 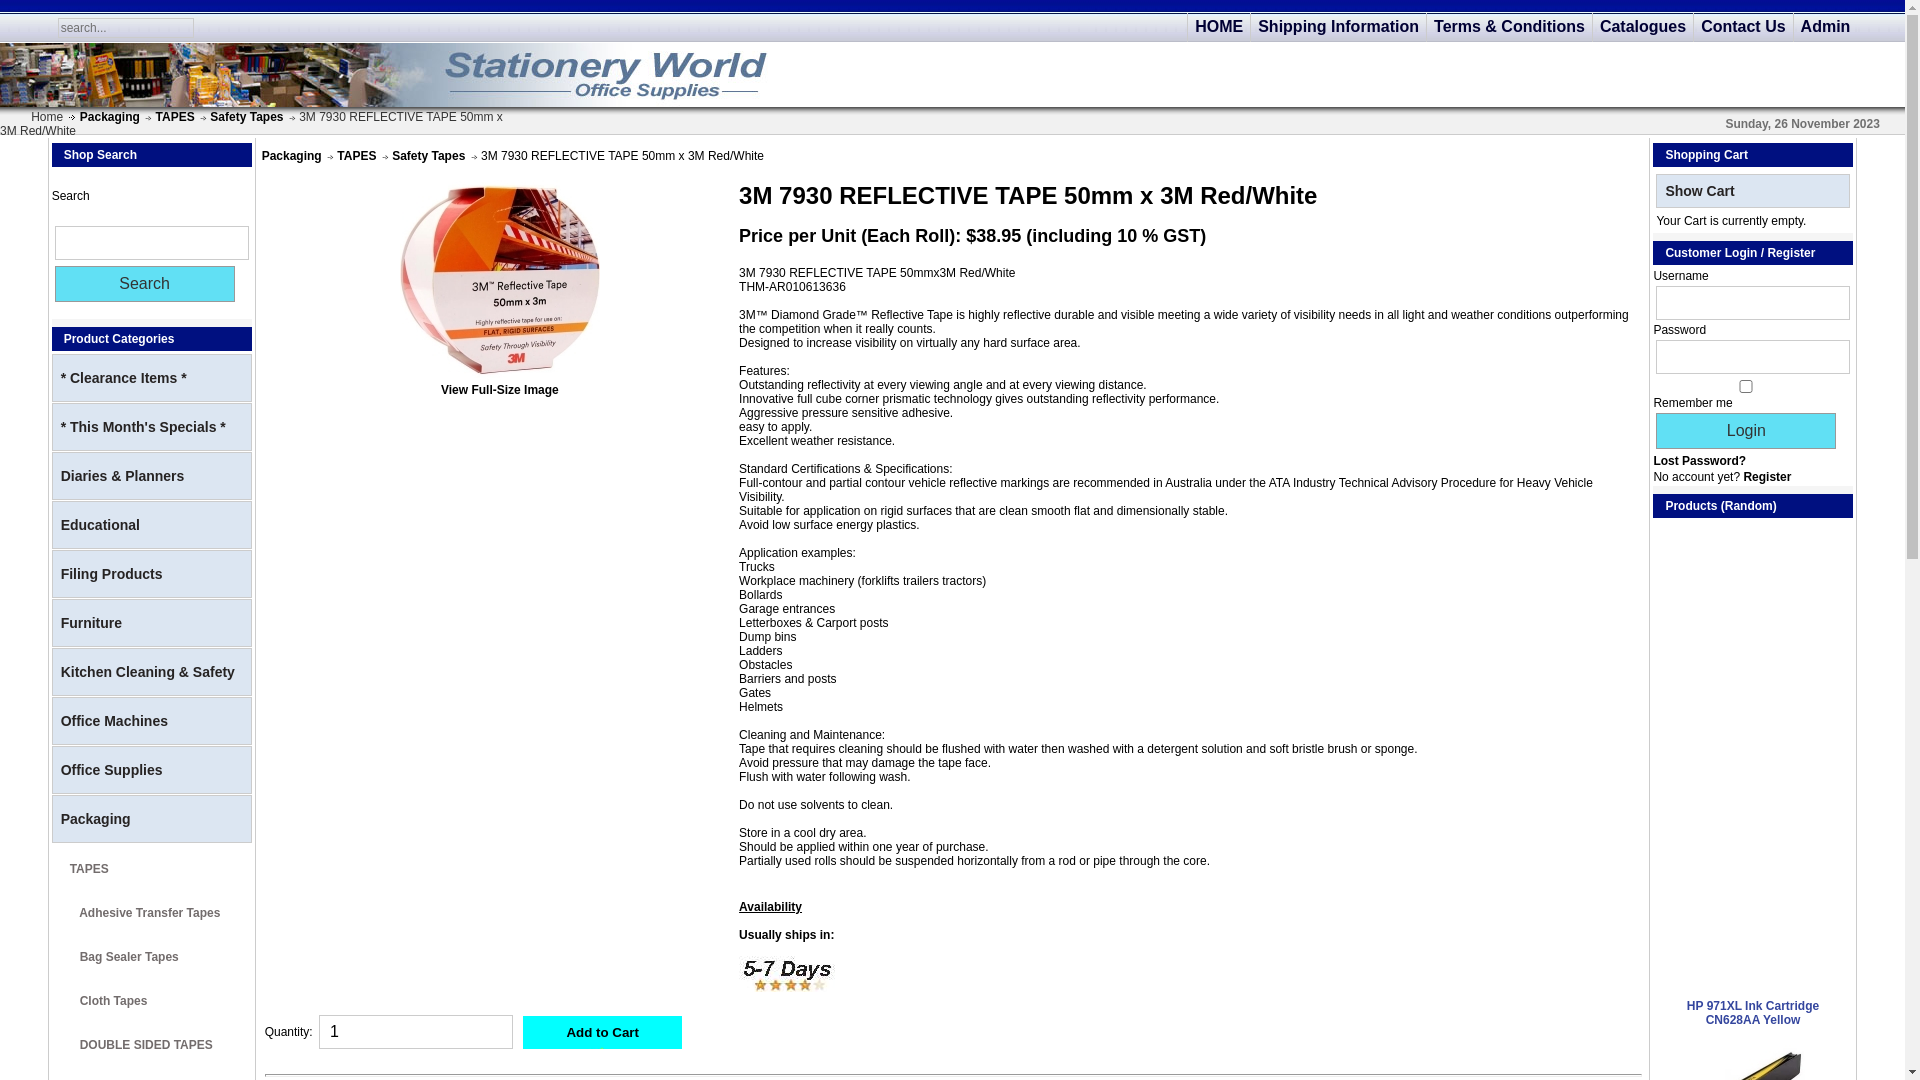 I want to click on 'Contact Us', so click(x=1741, y=26).